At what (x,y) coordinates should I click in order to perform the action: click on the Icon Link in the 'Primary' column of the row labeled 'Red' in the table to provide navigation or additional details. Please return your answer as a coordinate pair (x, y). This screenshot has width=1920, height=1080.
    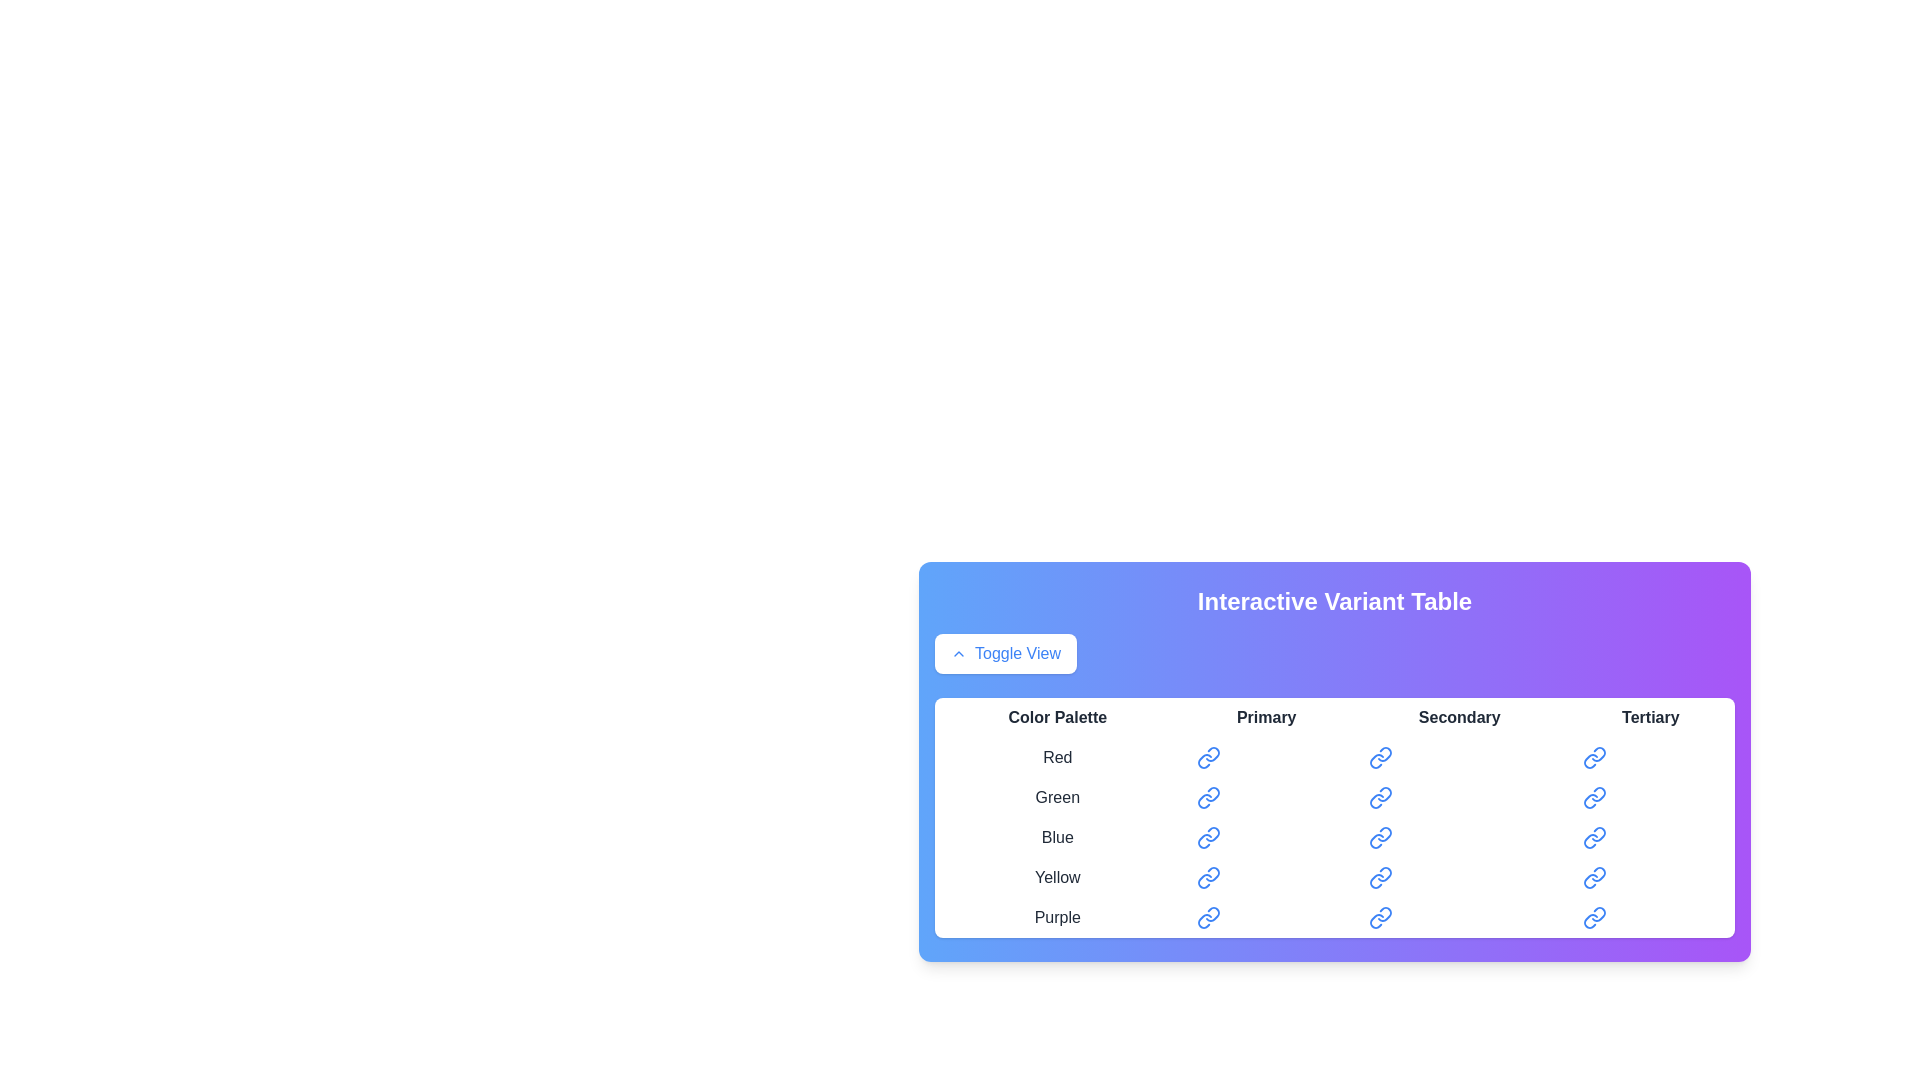
    Looking at the image, I should click on (1207, 758).